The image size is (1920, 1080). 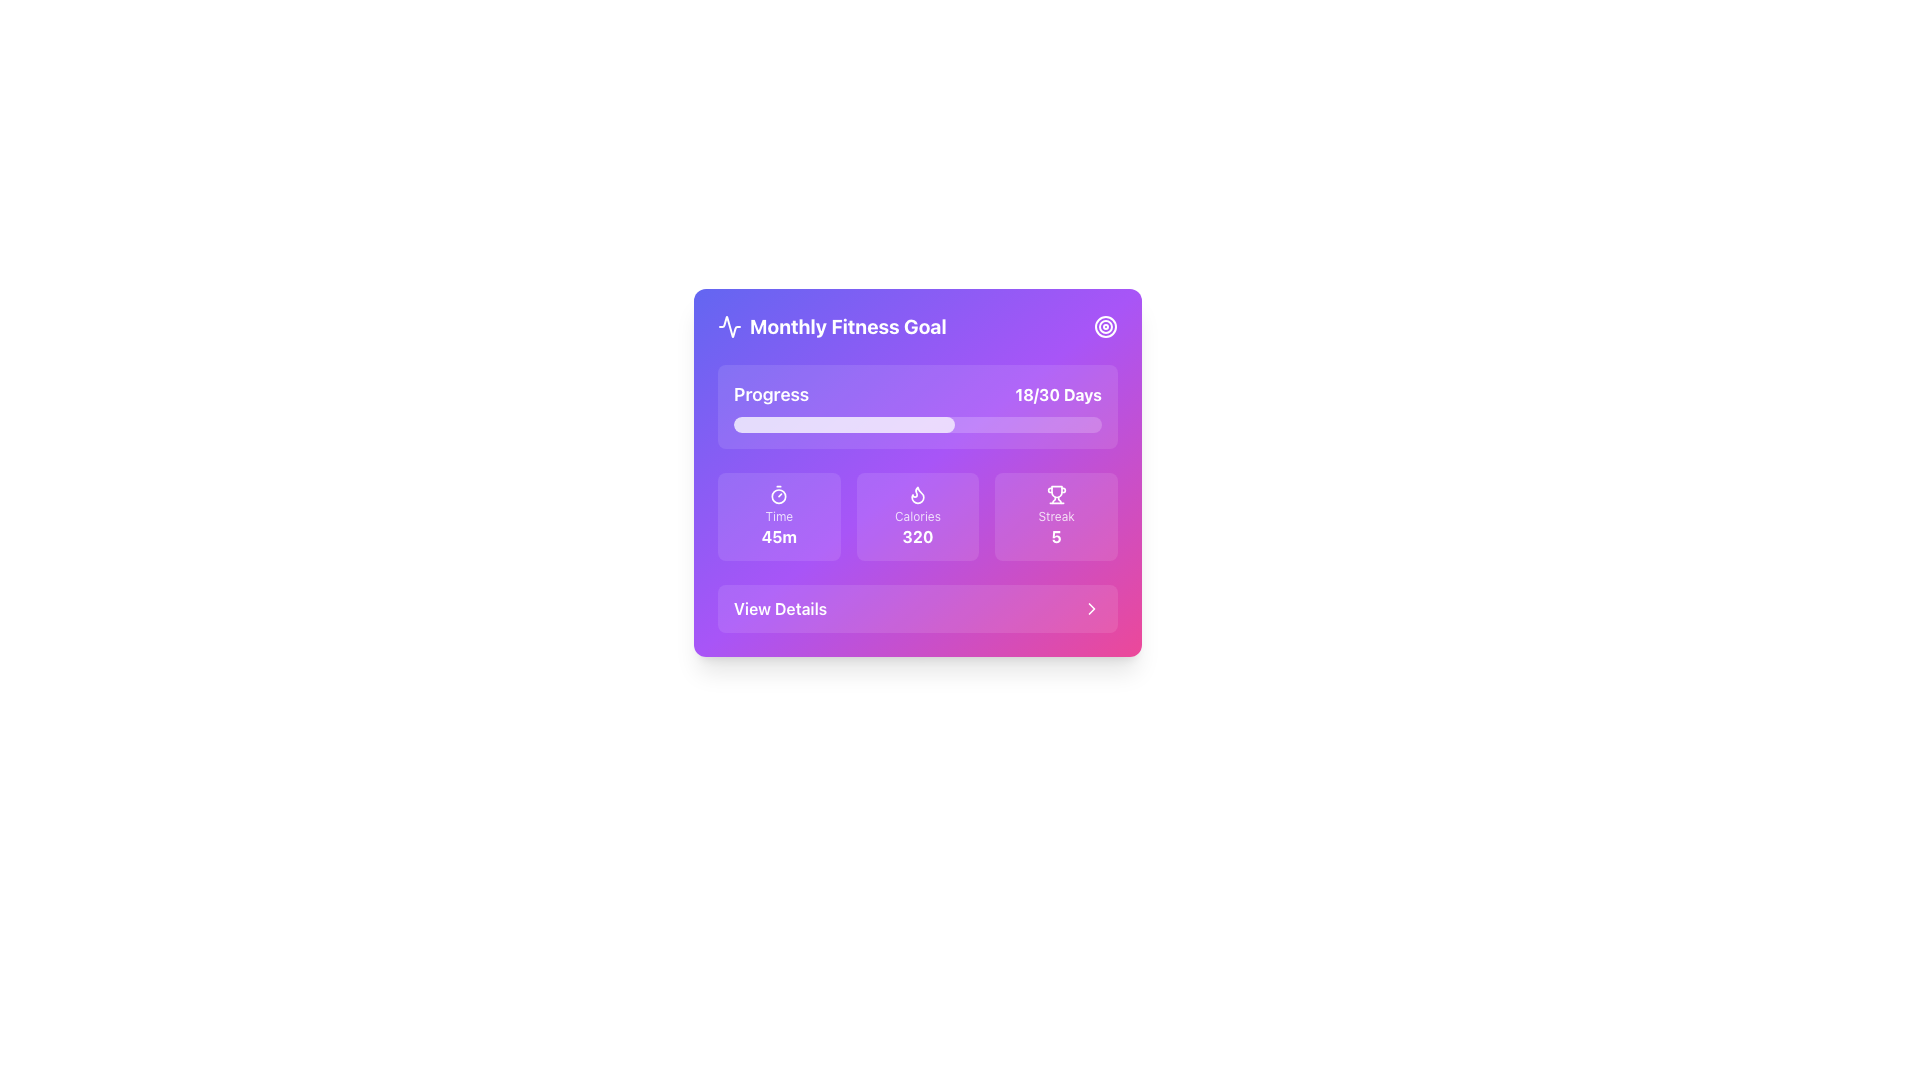 What do you see at coordinates (778, 494) in the screenshot?
I see `the timer or stopwatch icon located in the top-left quadrant, directly above the label 'Time' and the value '45m'` at bounding box center [778, 494].